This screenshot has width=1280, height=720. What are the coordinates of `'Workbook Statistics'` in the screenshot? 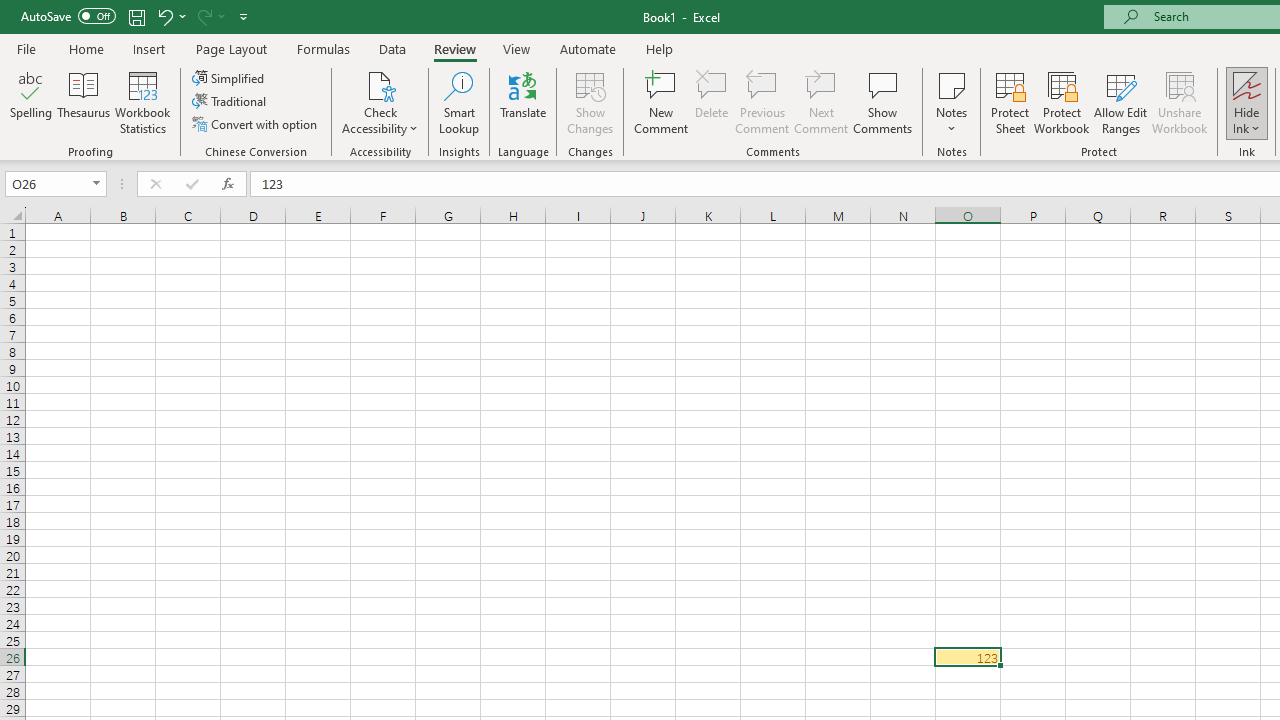 It's located at (141, 103).